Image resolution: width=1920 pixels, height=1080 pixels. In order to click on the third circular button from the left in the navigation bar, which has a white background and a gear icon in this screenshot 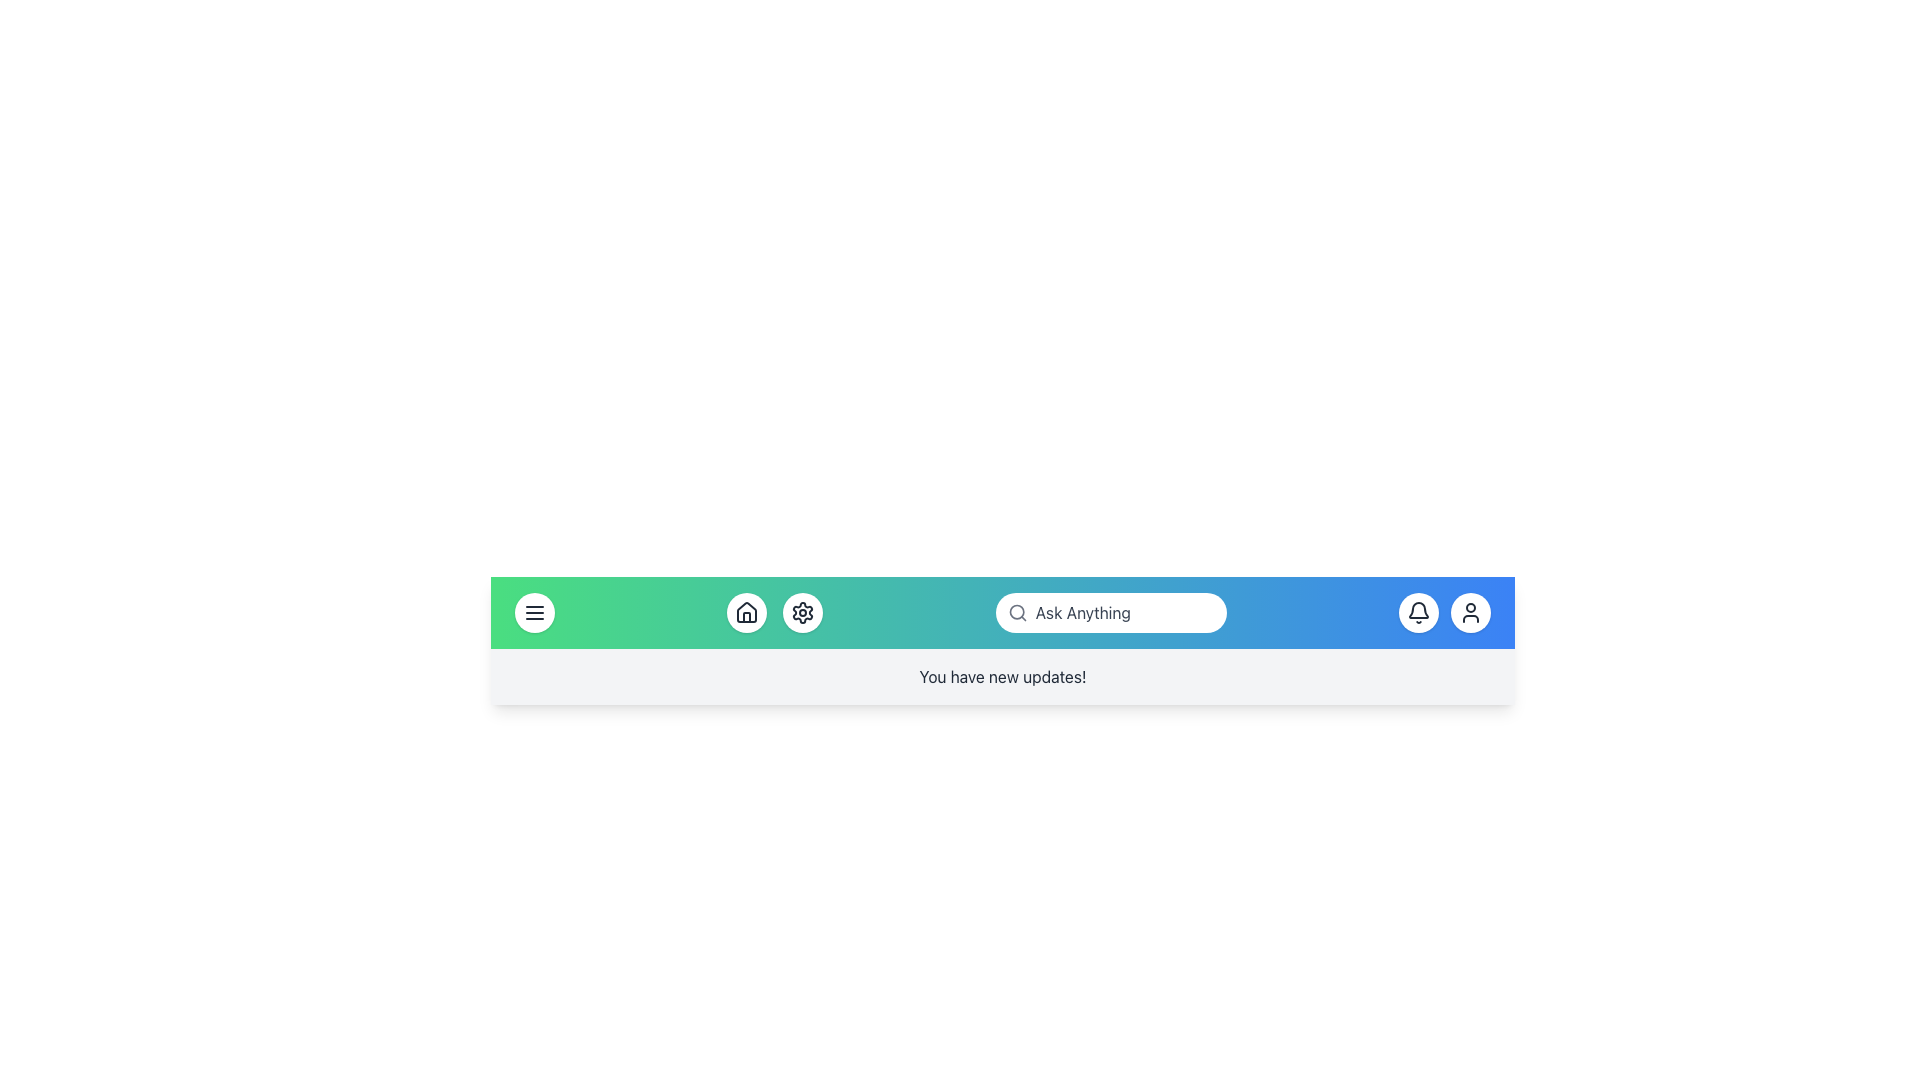, I will do `click(802, 612)`.